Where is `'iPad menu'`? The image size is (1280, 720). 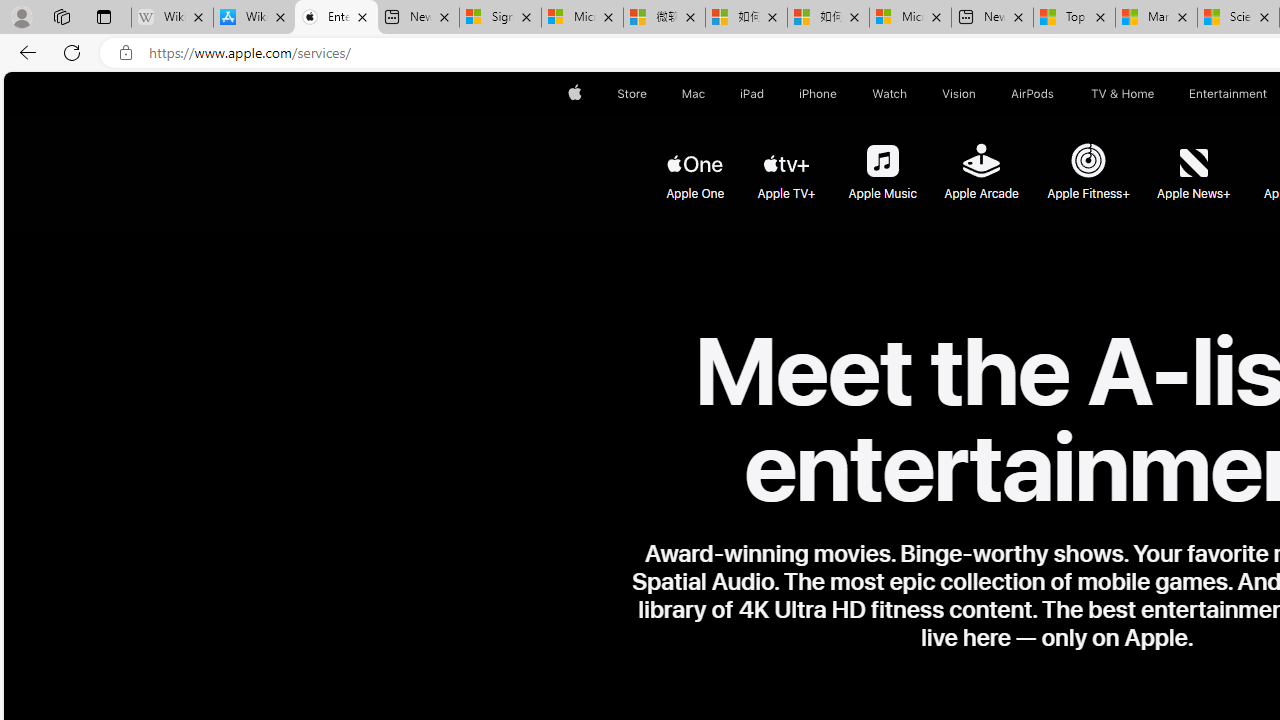 'iPad menu' is located at coordinates (767, 93).